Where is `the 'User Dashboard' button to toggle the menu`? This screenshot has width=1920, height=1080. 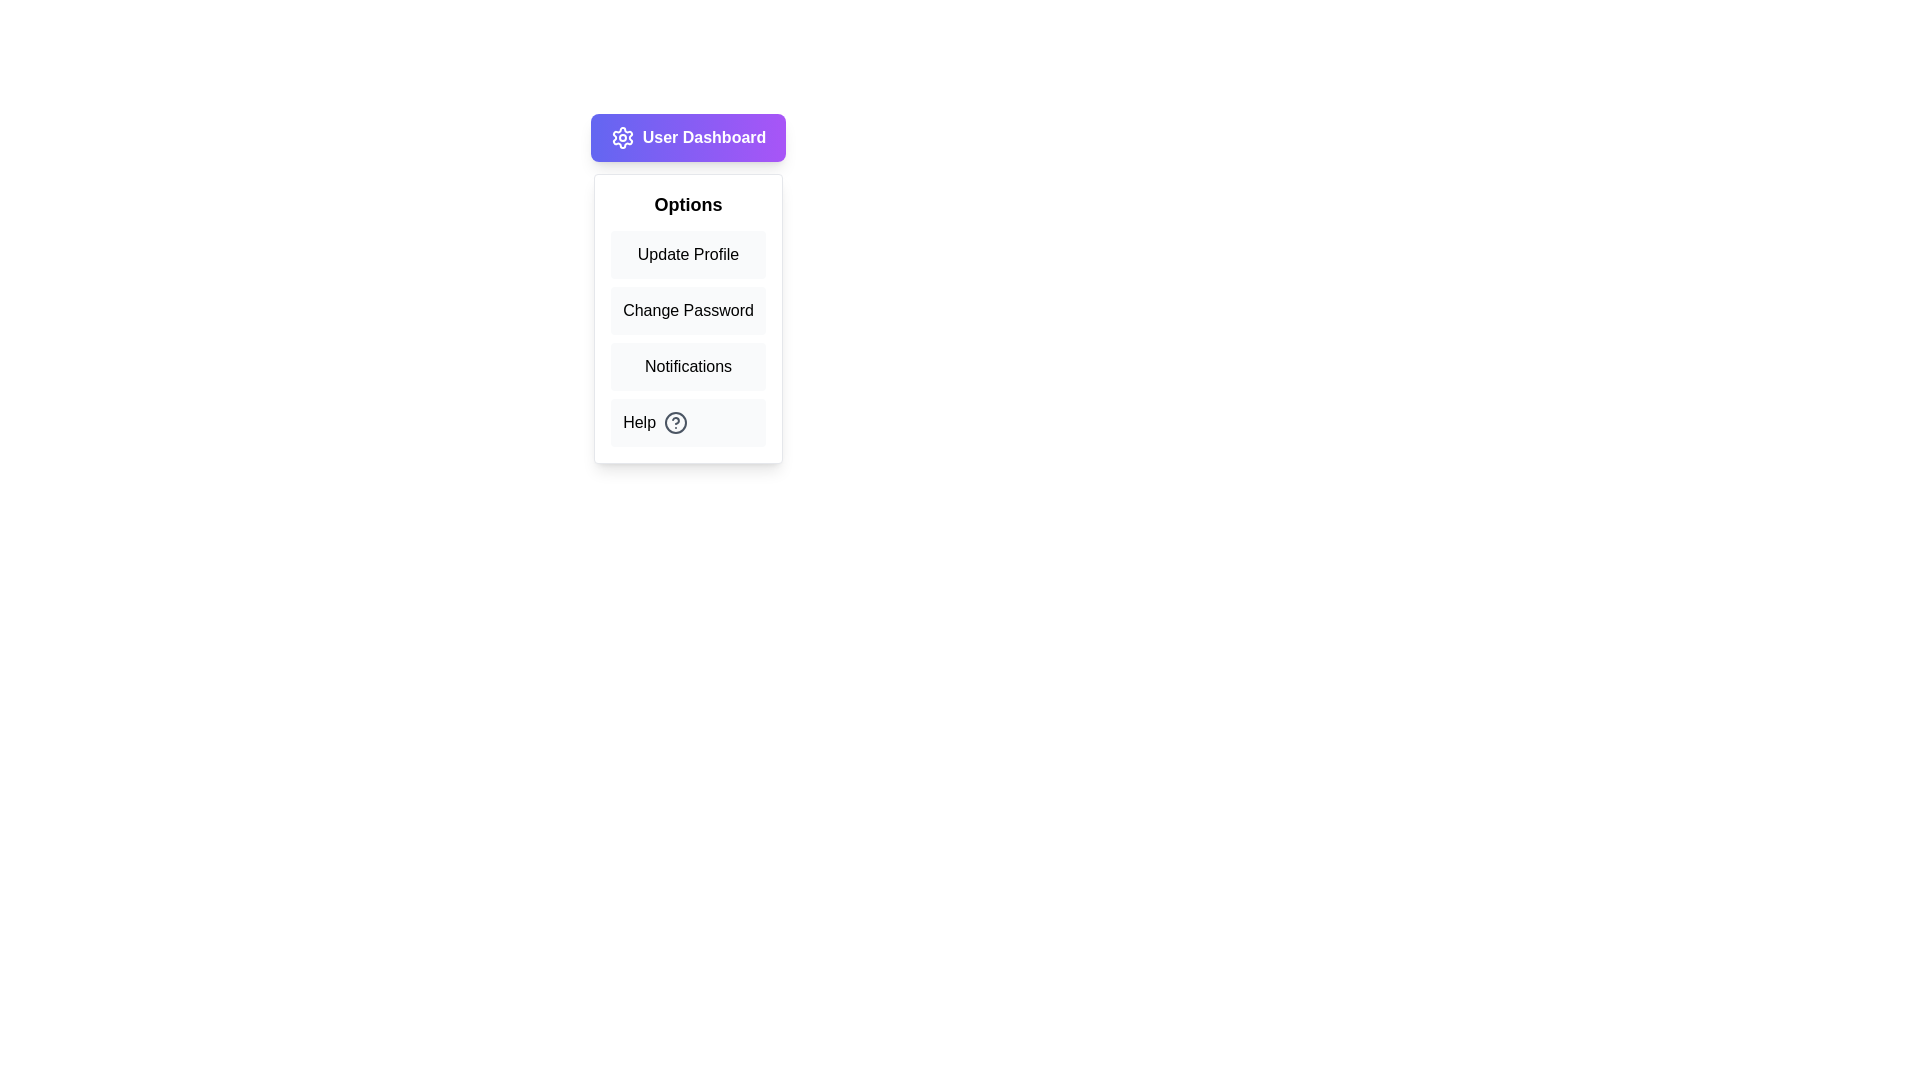
the 'User Dashboard' button to toggle the menu is located at coordinates (688, 137).